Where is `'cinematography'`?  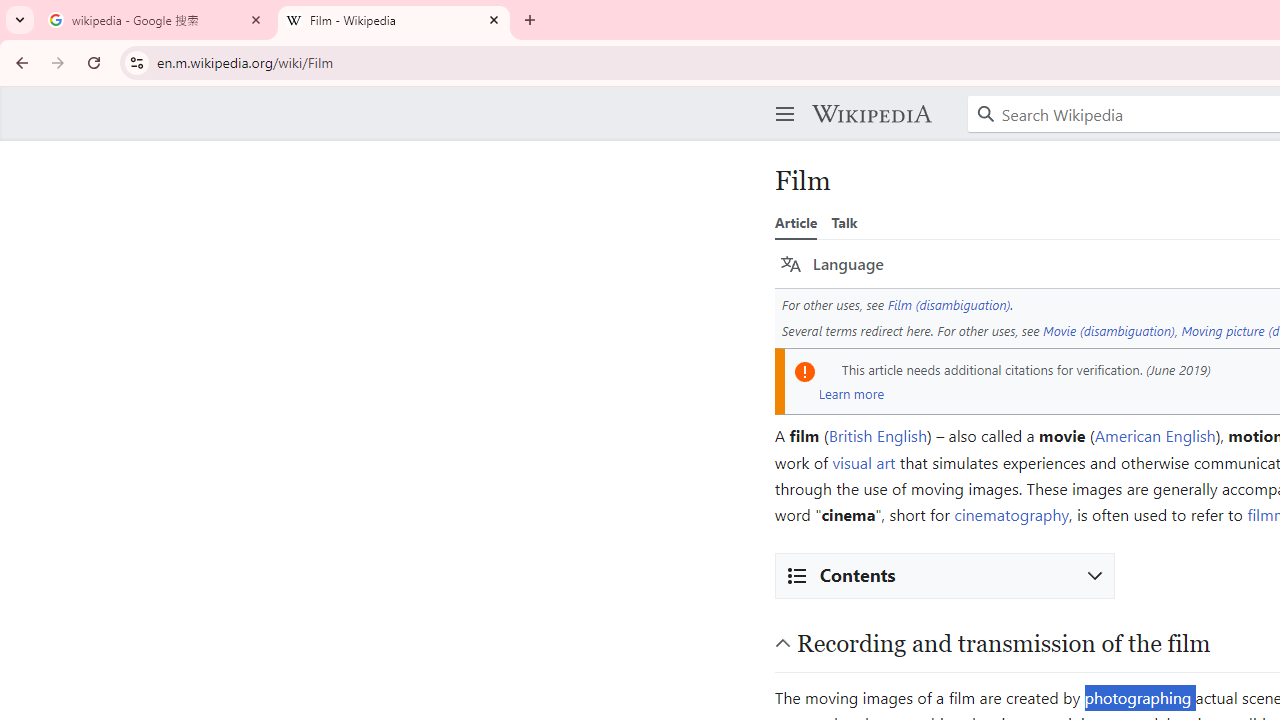
'cinematography' is located at coordinates (1011, 514).